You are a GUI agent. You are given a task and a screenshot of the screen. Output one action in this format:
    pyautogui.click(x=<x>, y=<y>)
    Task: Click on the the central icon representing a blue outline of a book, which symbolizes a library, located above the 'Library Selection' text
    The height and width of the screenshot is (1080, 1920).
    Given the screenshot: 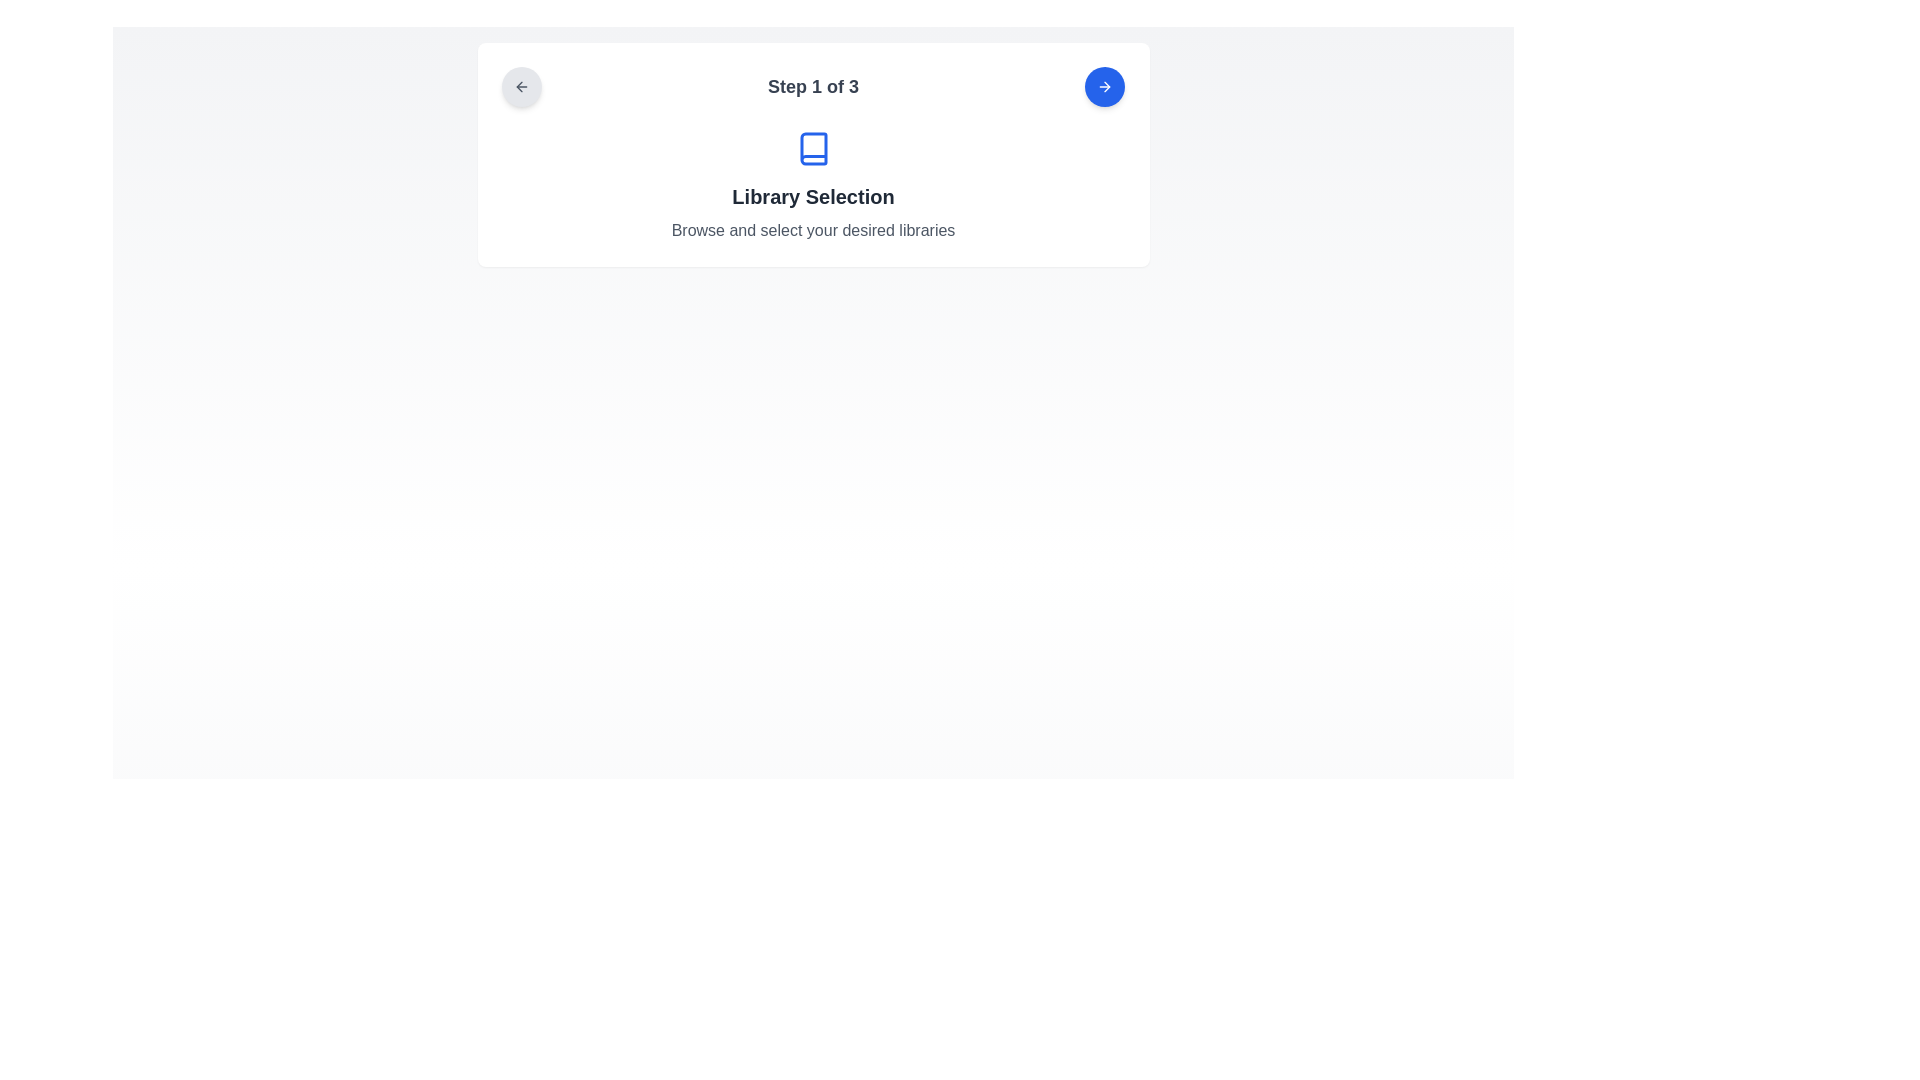 What is the action you would take?
    pyautogui.click(x=813, y=148)
    